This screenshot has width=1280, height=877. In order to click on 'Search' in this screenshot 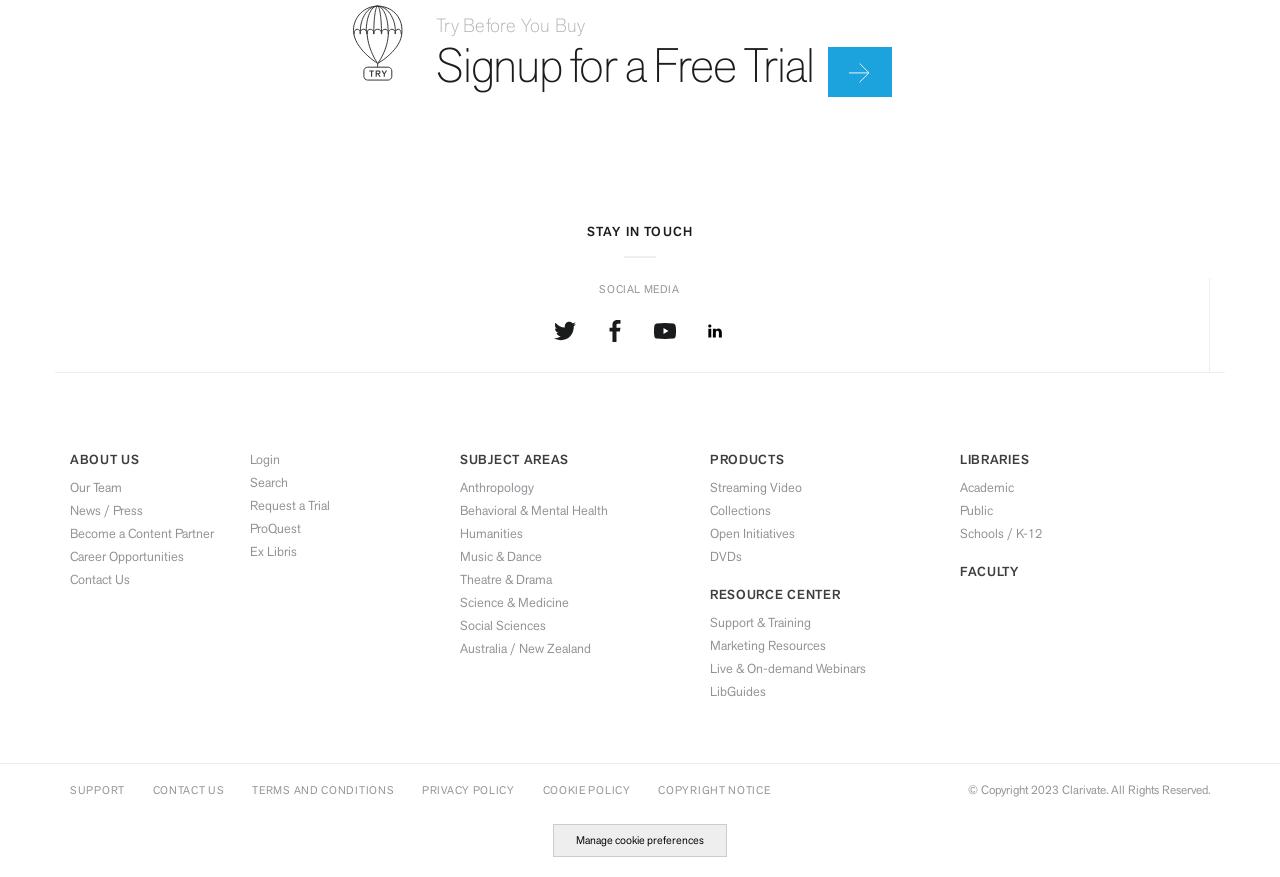, I will do `click(268, 481)`.